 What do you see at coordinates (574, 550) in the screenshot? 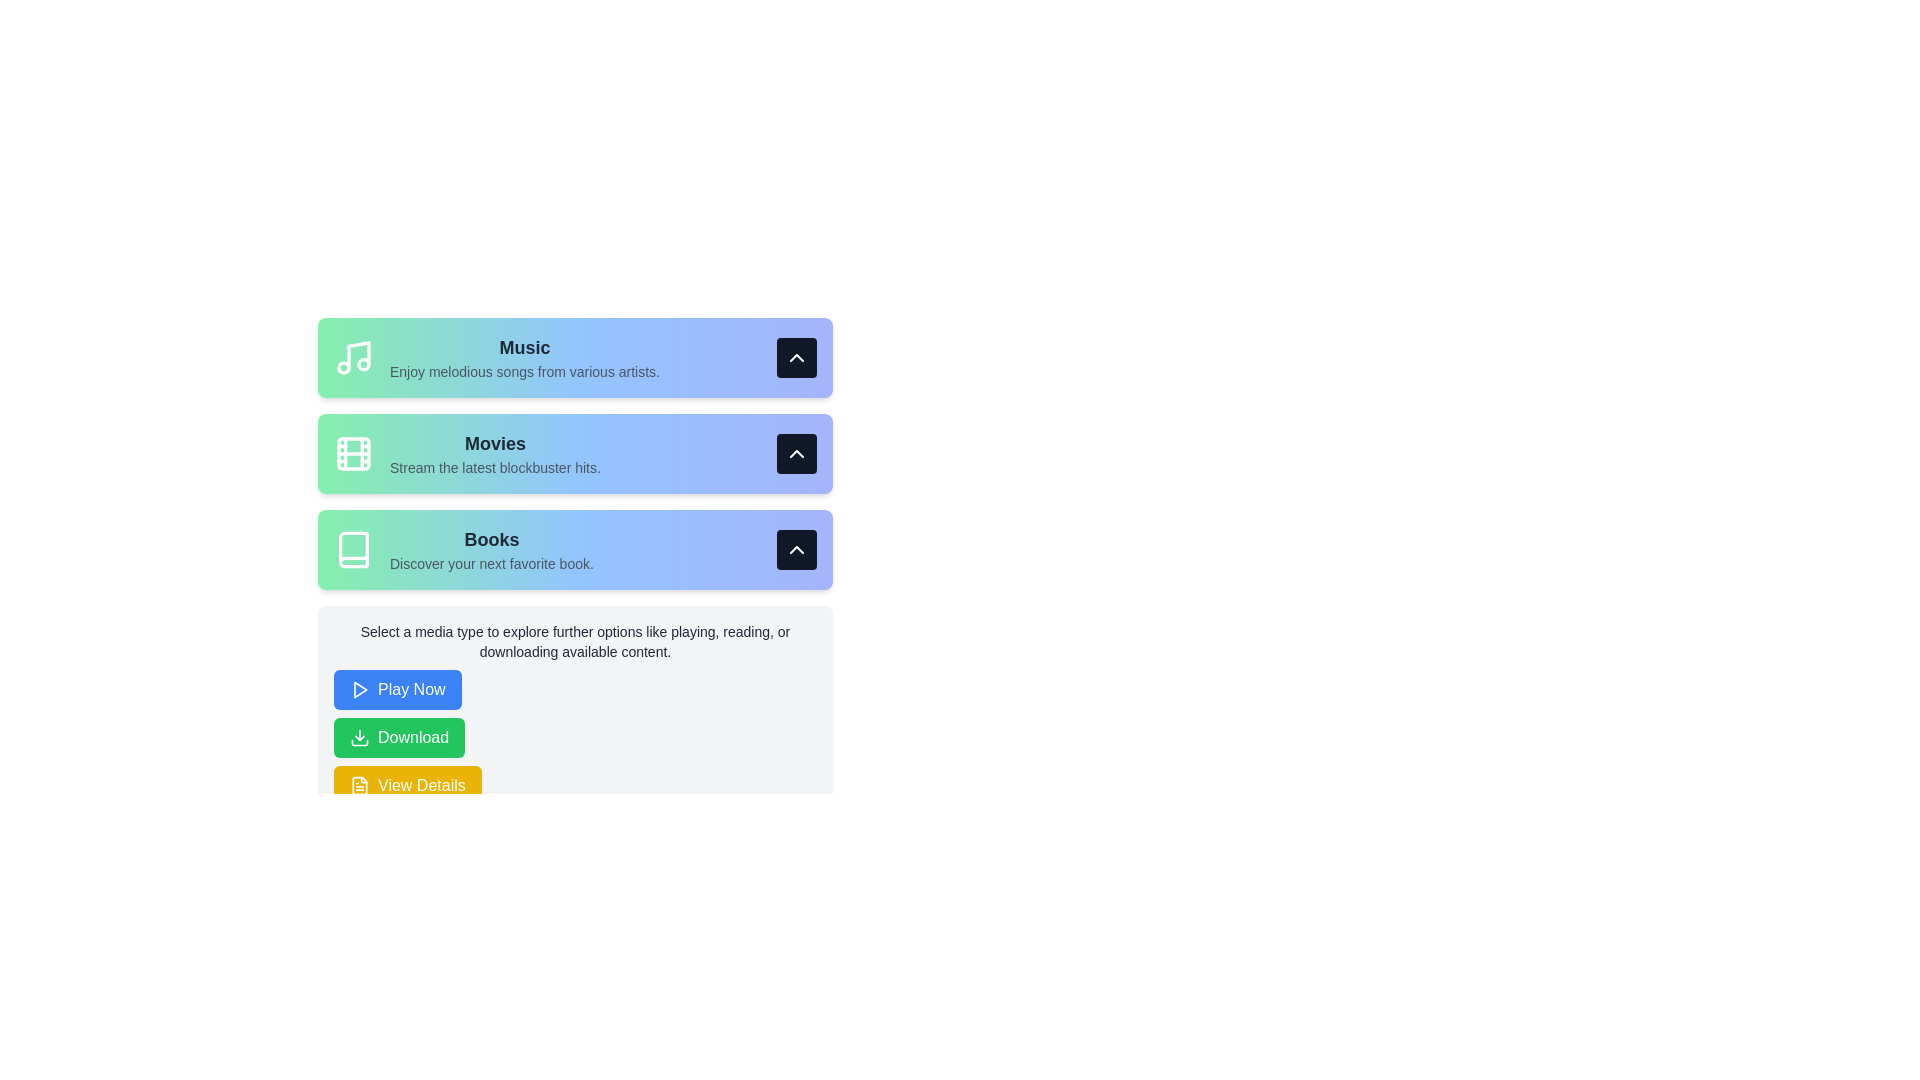
I see `the third section labeled 'Books' with a gradient background` at bounding box center [574, 550].